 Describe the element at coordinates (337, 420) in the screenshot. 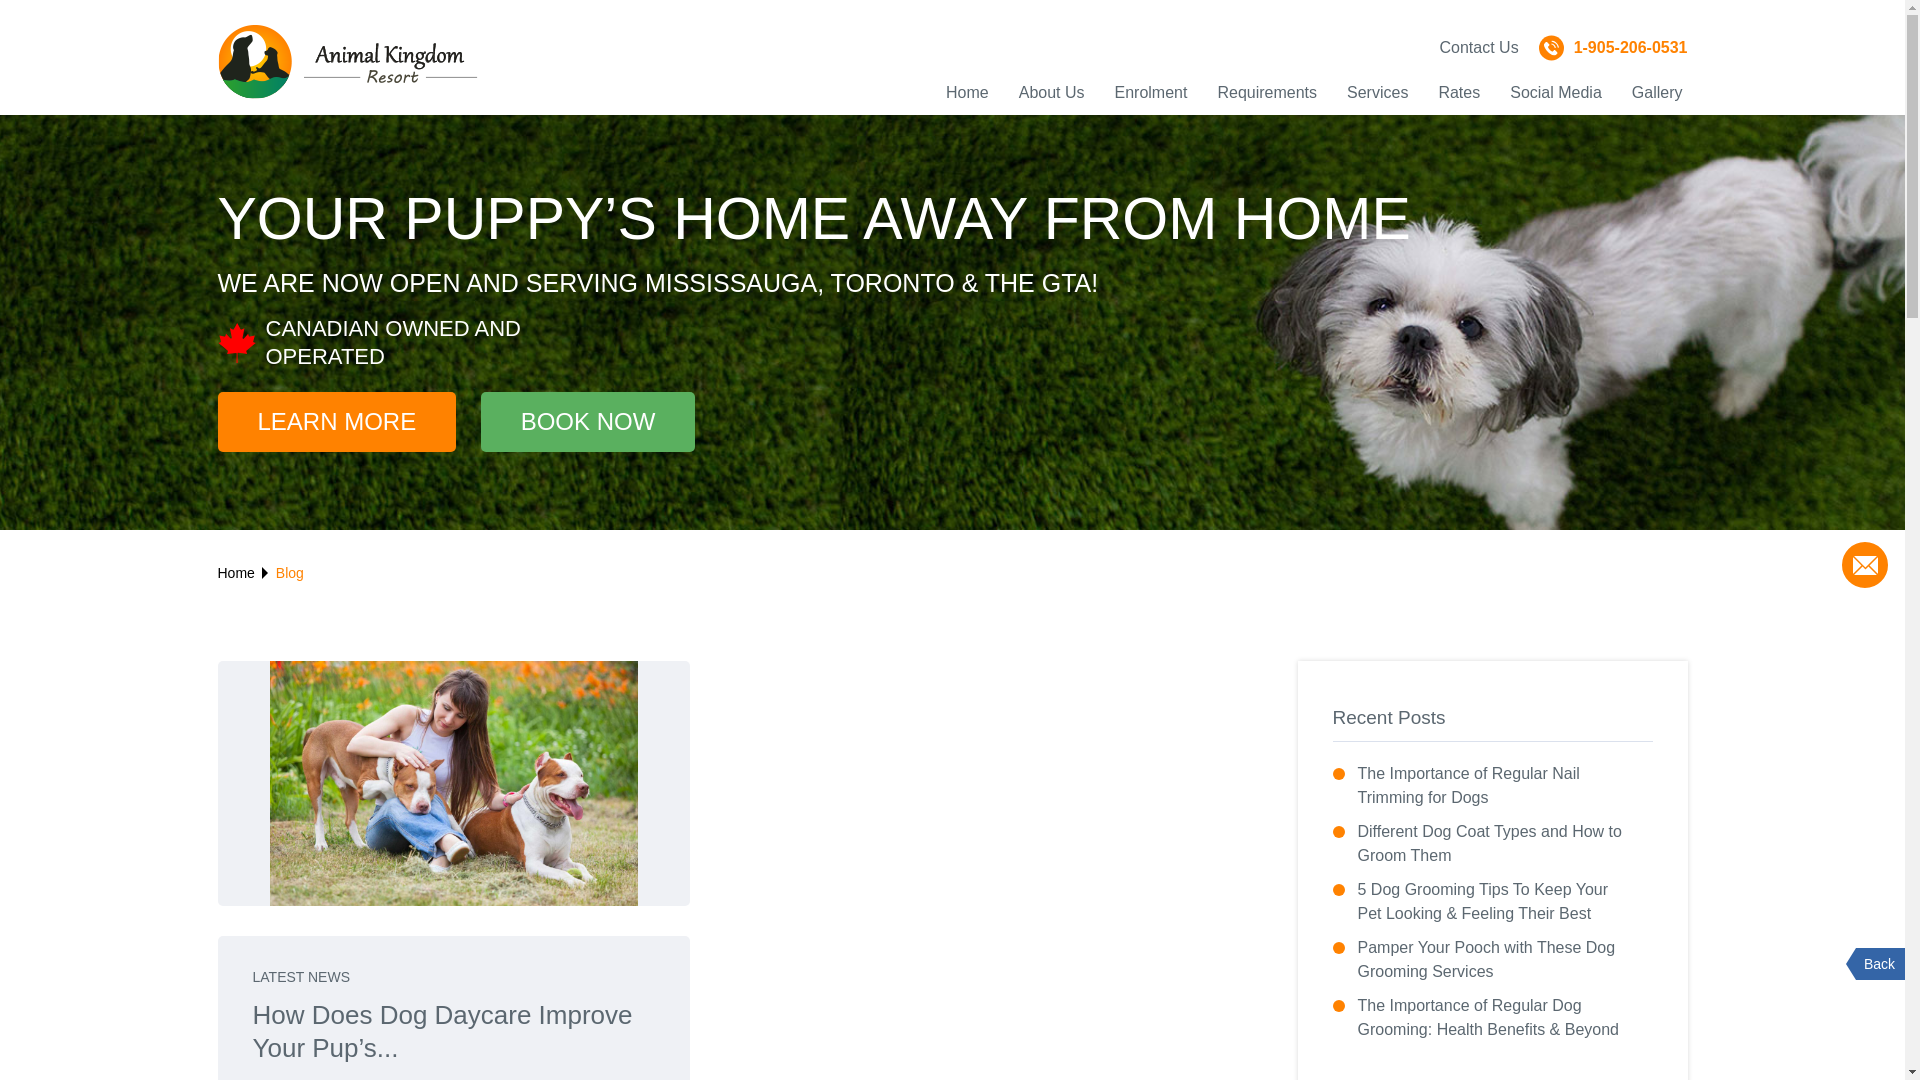

I see `'LEARN MORE'` at that location.